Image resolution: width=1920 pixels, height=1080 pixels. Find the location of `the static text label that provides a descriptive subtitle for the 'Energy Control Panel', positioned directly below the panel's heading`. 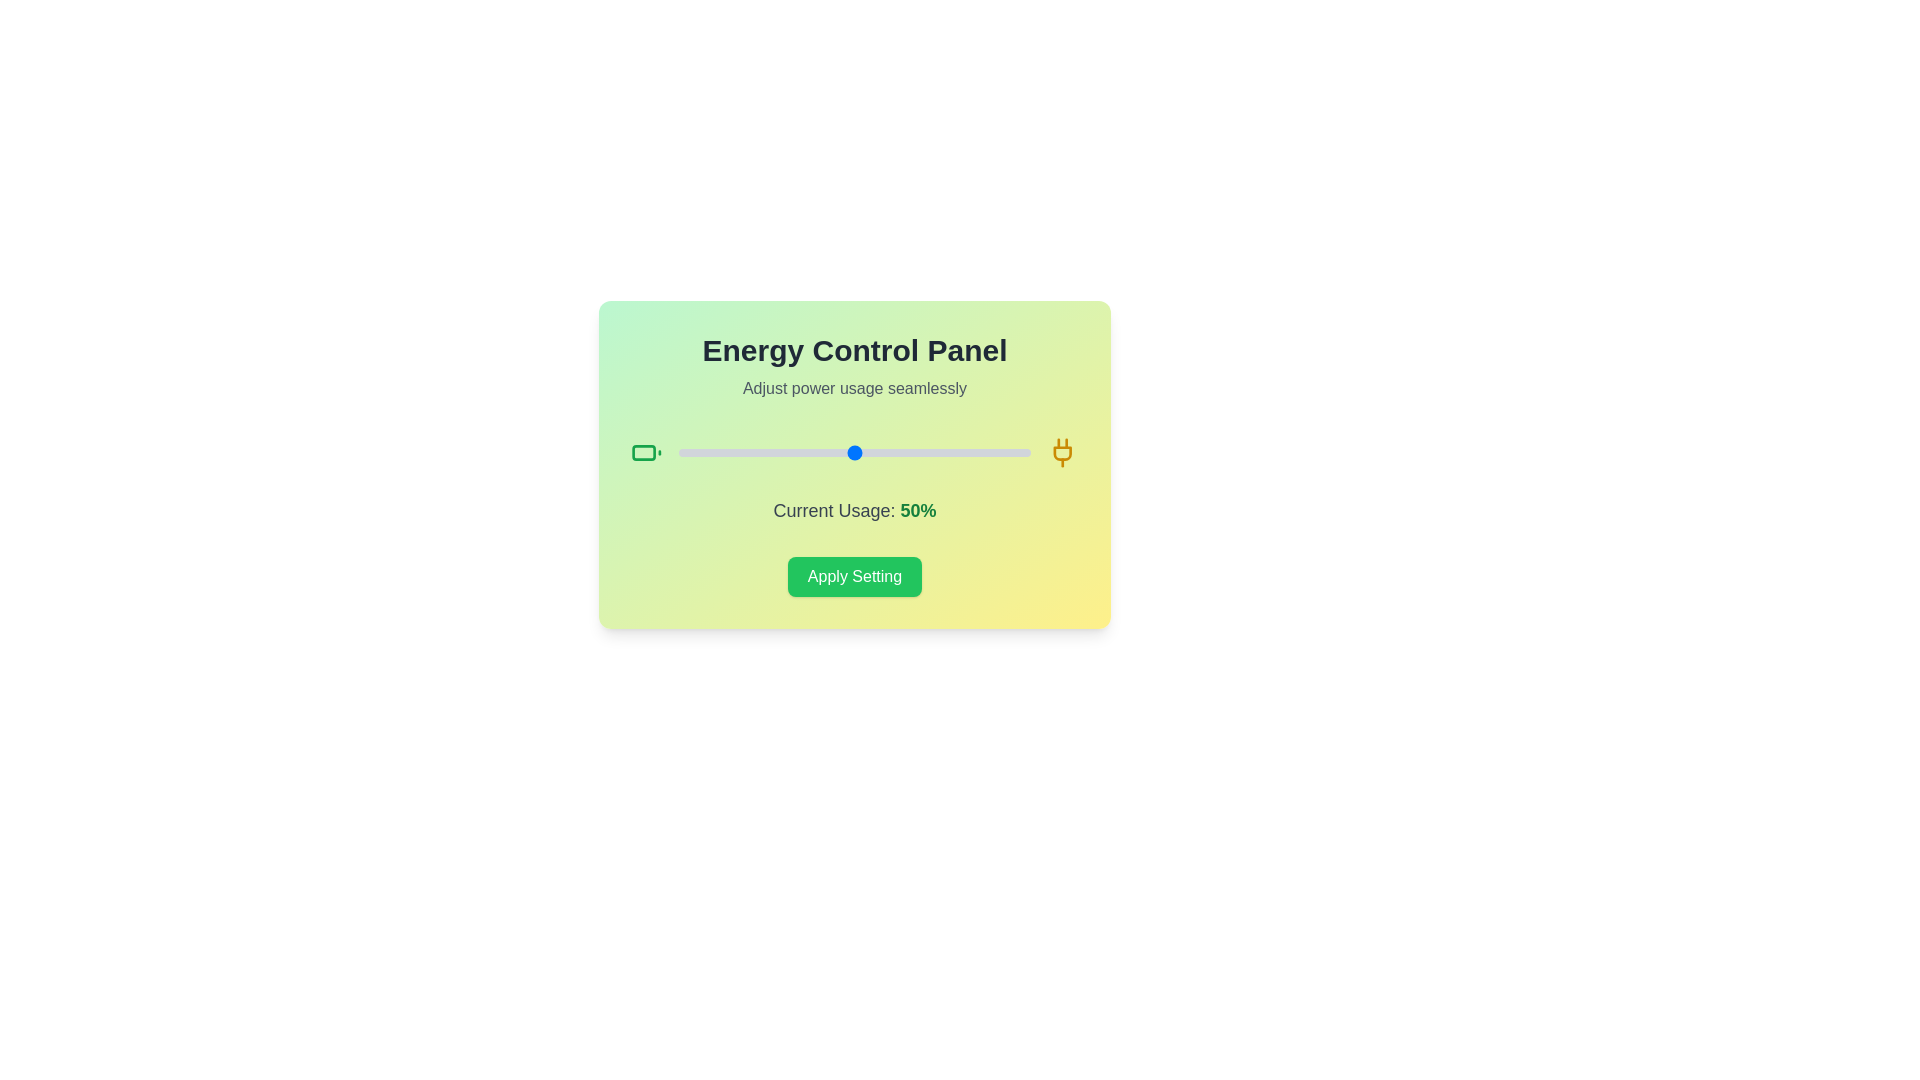

the static text label that provides a descriptive subtitle for the 'Energy Control Panel', positioned directly below the panel's heading is located at coordinates (854, 389).